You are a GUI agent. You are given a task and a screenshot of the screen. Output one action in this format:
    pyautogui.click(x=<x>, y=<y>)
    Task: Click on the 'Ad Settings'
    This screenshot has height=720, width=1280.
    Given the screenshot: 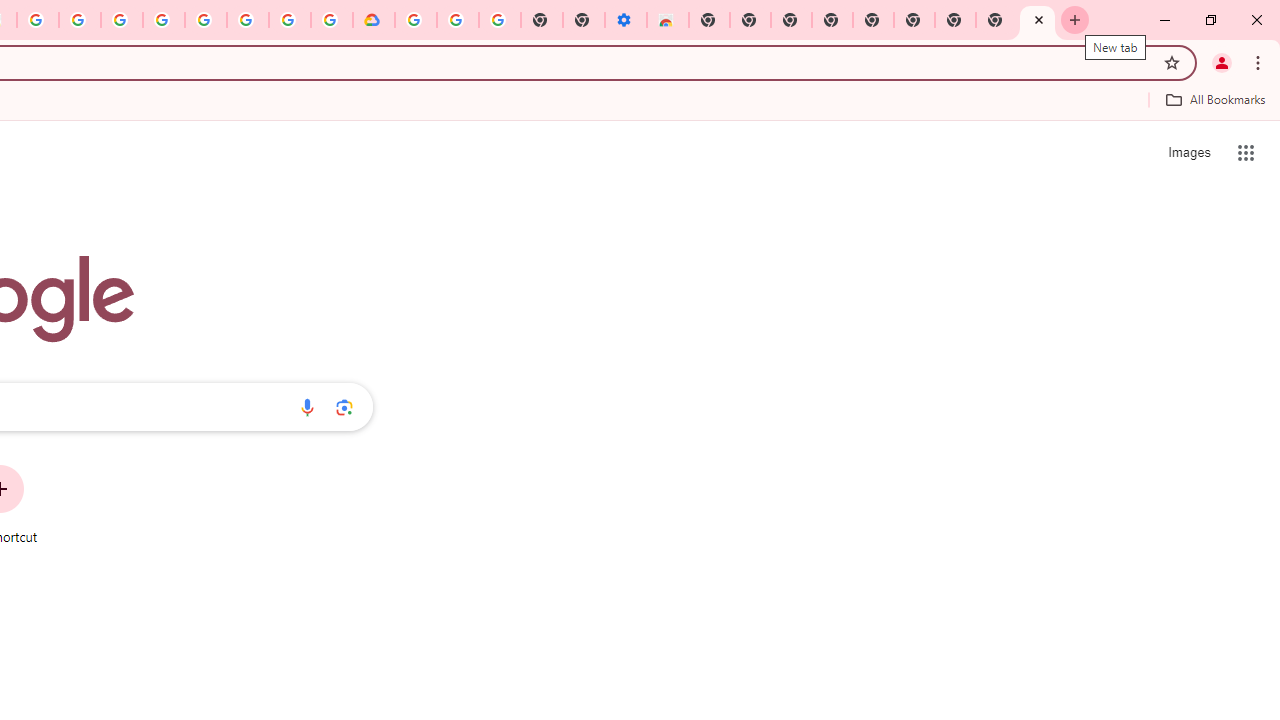 What is the action you would take?
    pyautogui.click(x=121, y=20)
    